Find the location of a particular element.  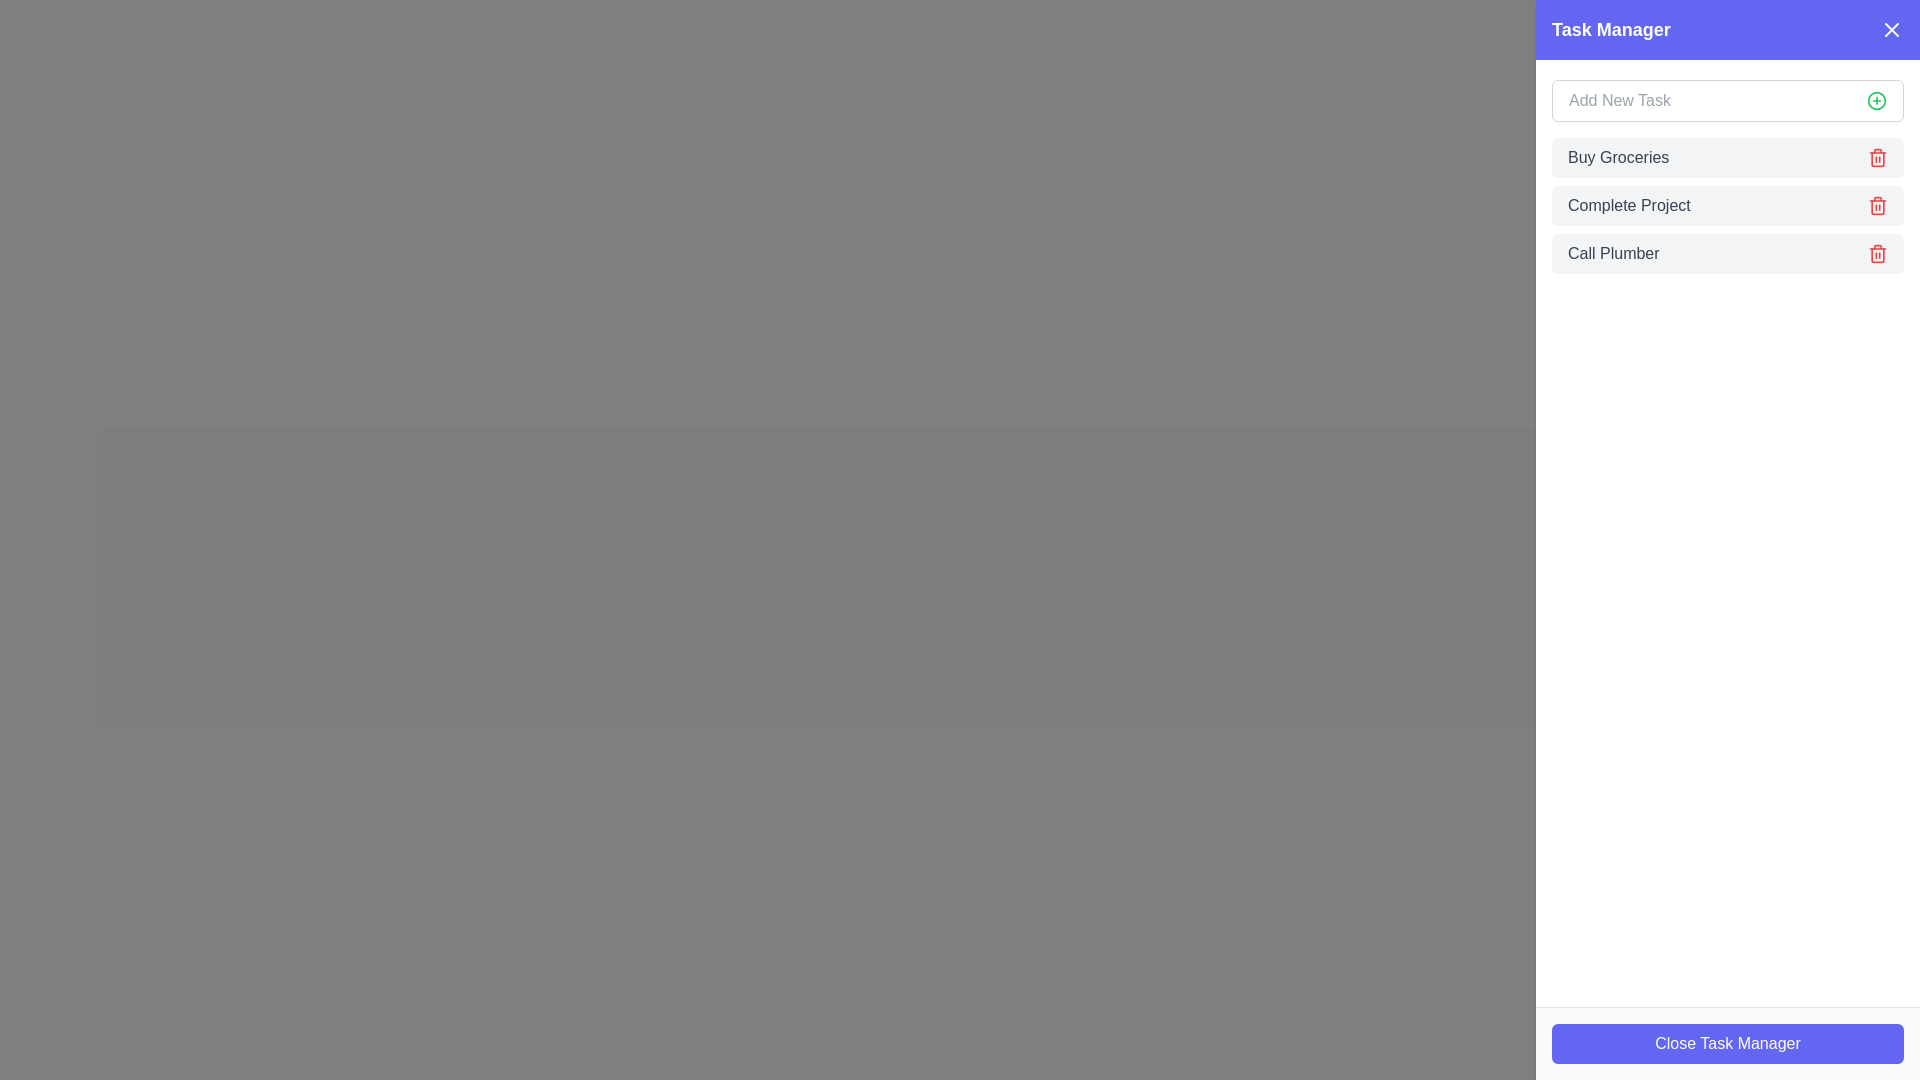

the static text element that serves as the title of the sidebar panel, located at the top-left corner and aligned to the left is located at coordinates (1611, 30).